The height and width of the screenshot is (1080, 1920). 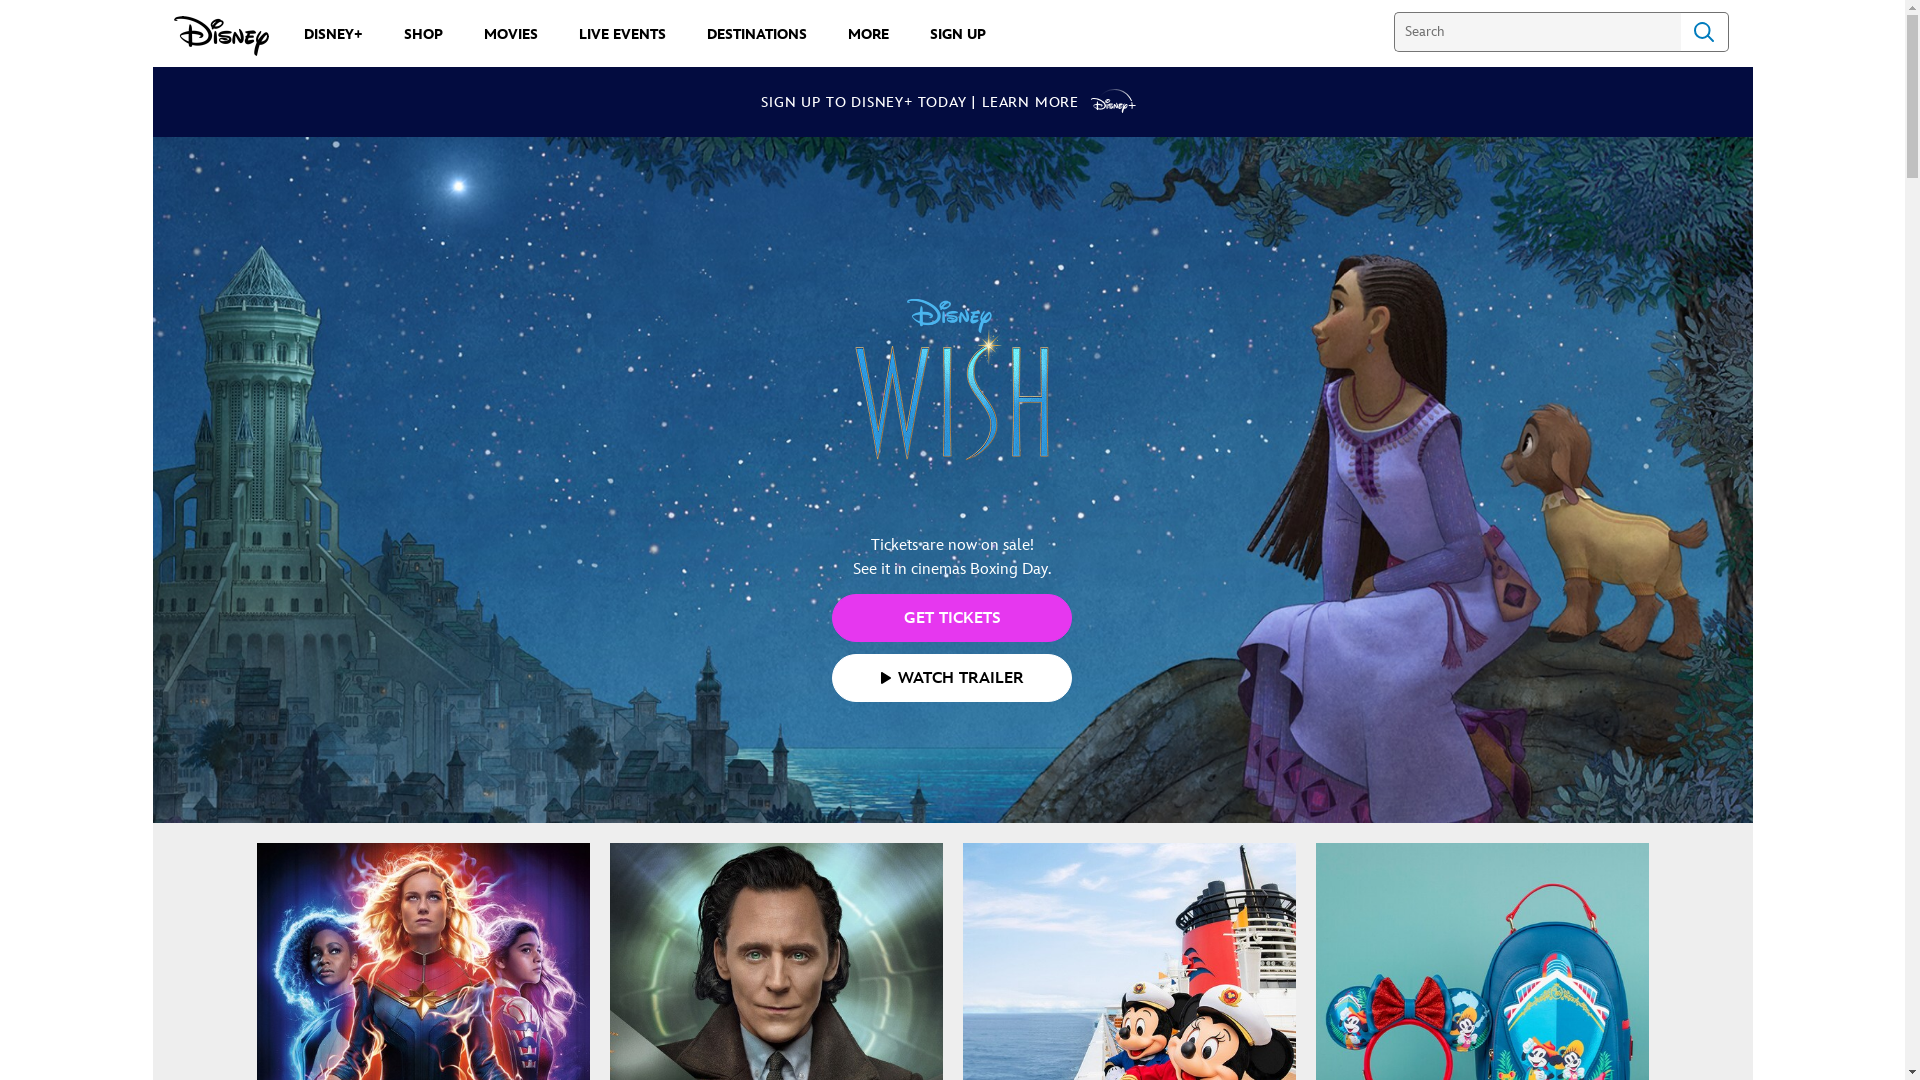 I want to click on 'MOVIES', so click(x=510, y=33).